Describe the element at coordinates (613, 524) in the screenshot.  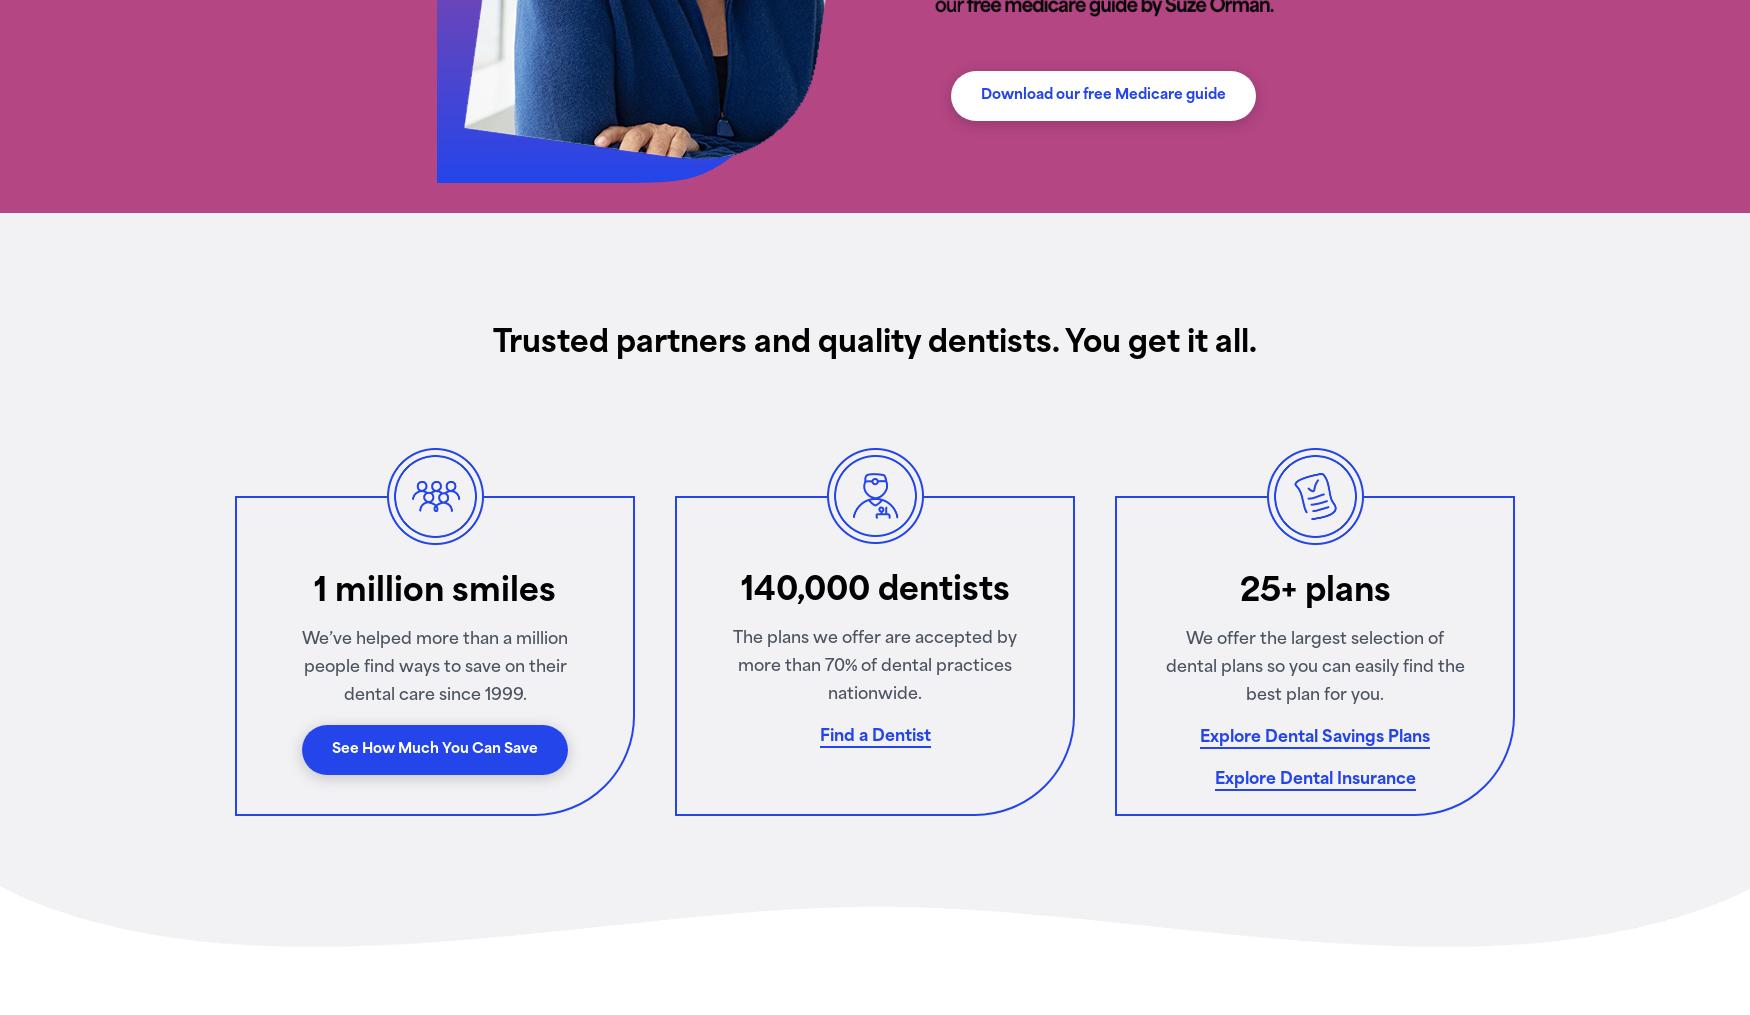
I see `'Group/Business Dental'` at that location.